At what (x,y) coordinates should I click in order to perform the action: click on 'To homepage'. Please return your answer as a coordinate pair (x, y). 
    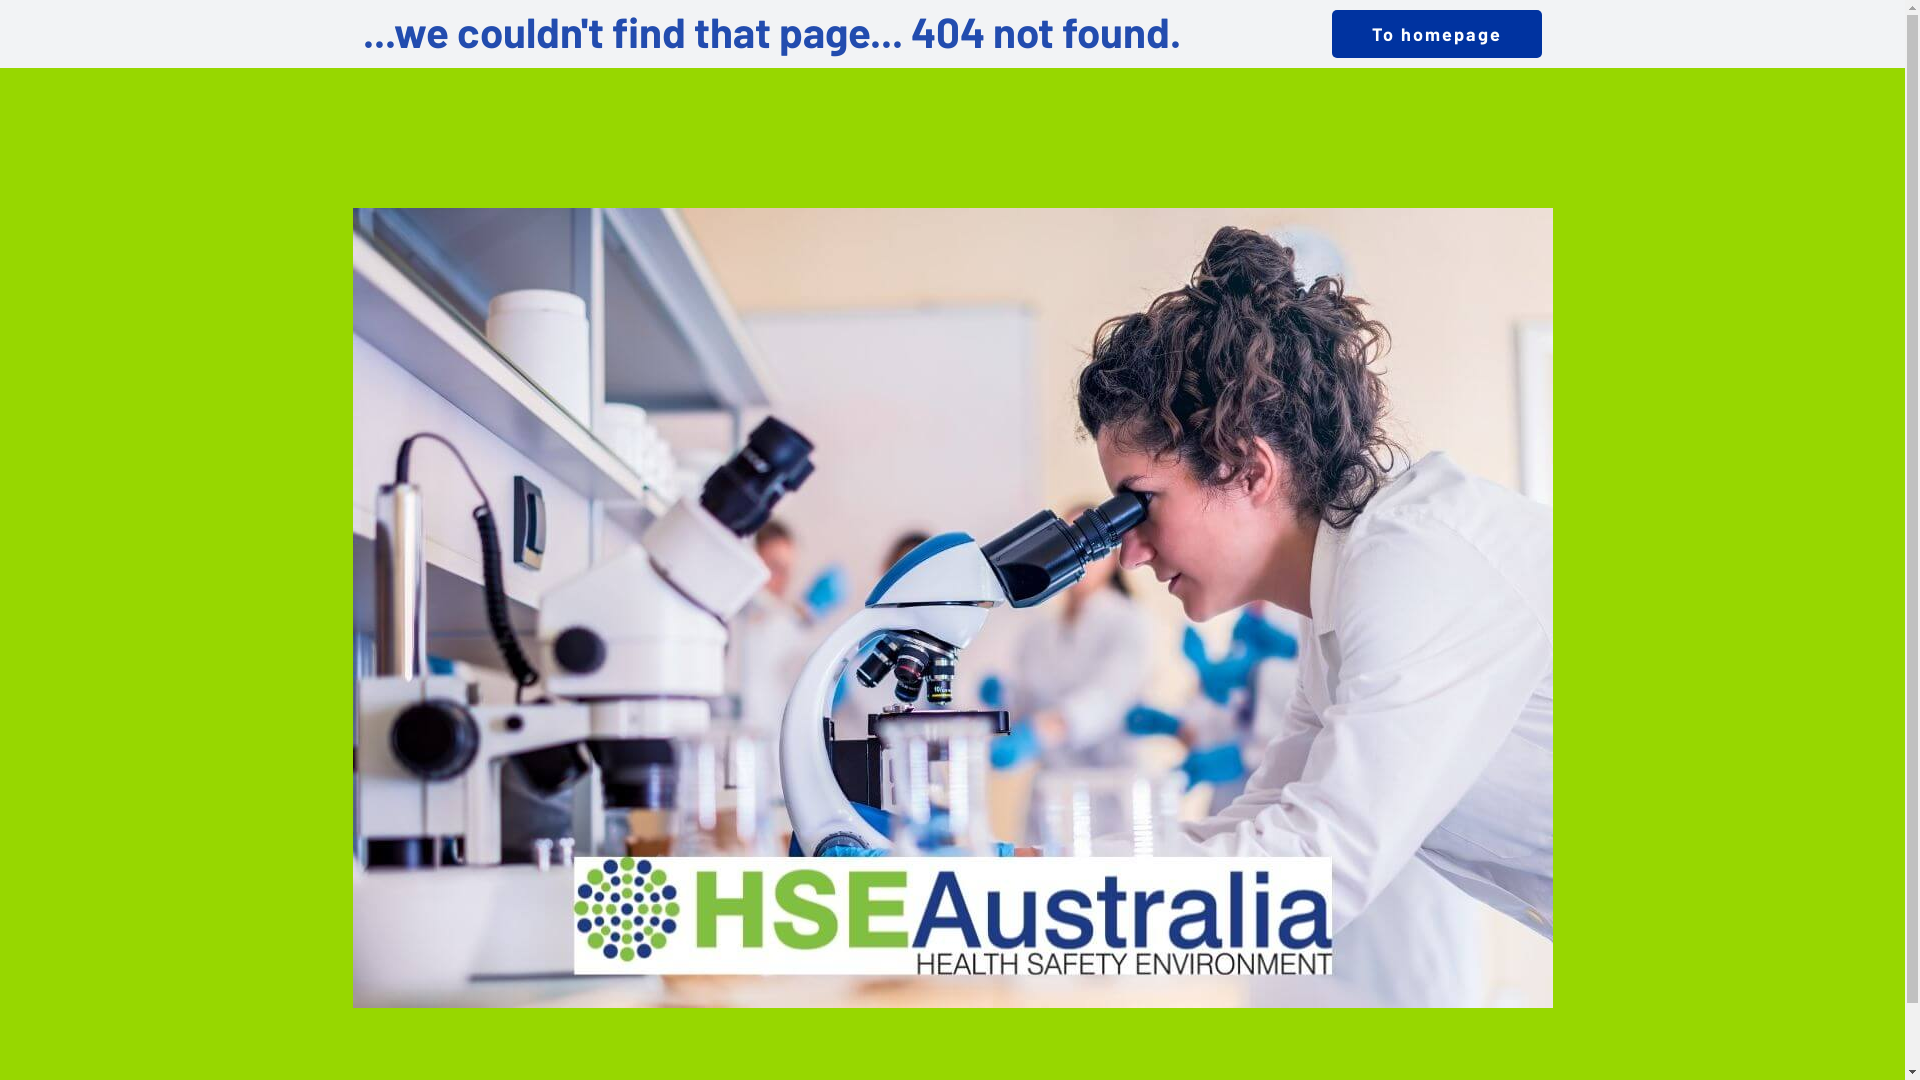
    Looking at the image, I should click on (1435, 34).